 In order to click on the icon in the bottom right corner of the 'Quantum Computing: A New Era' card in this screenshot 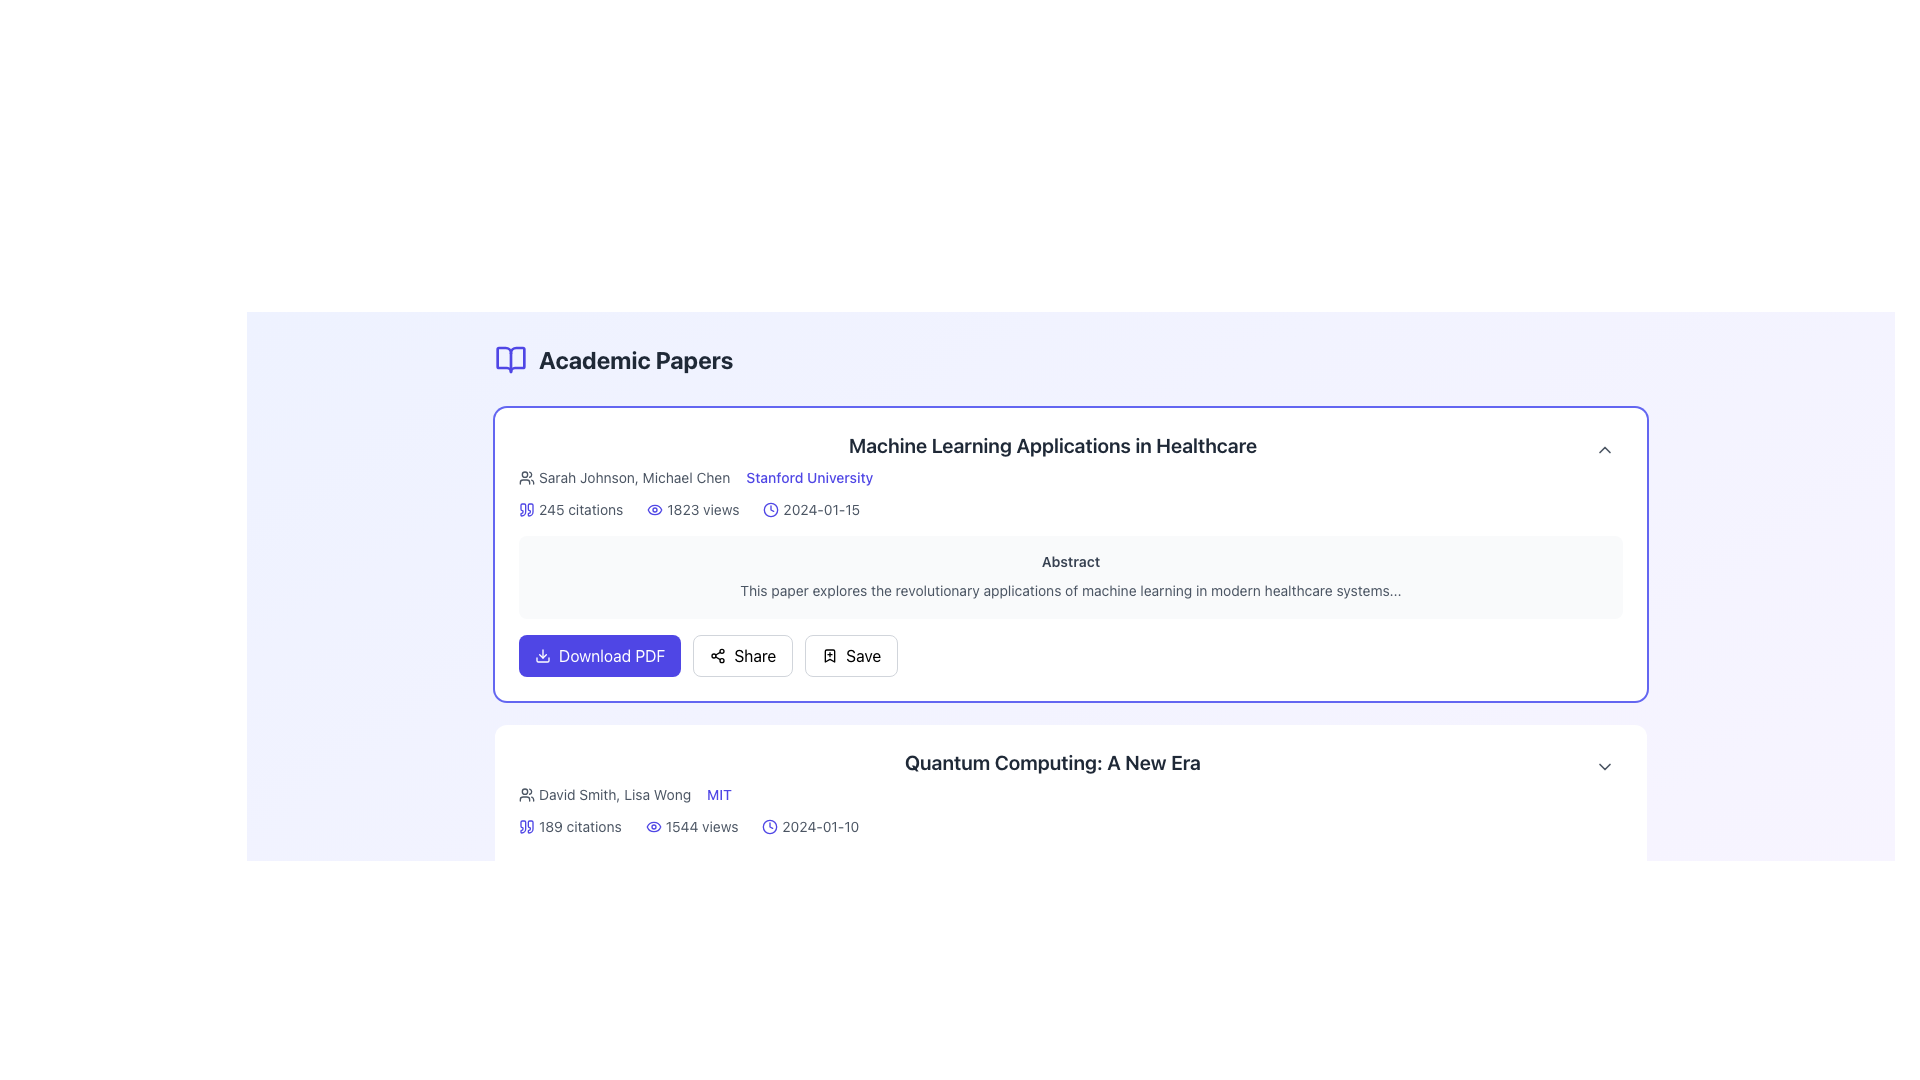, I will do `click(1604, 765)`.